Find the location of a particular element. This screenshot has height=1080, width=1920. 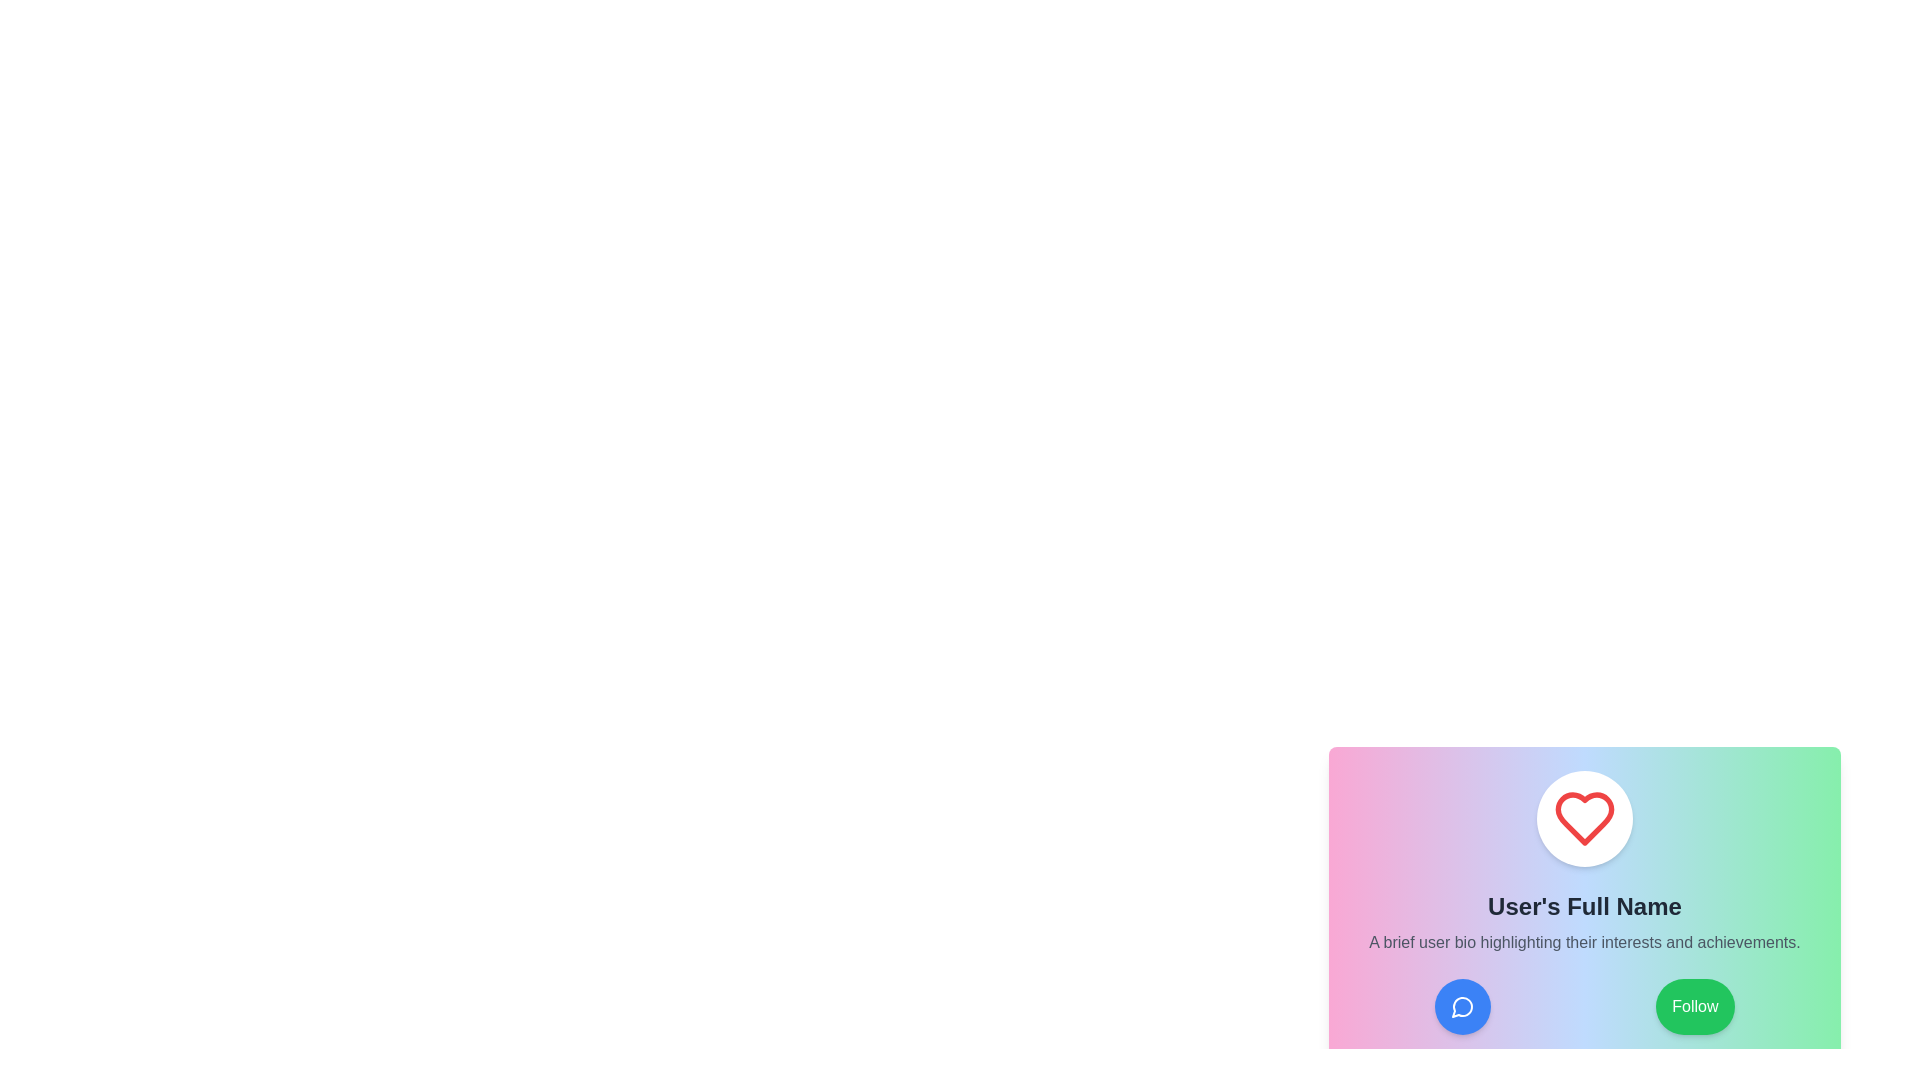

the interactive button intended for initiating a conversation, located centrally below the user information section and slightly to the left of the 'Follow' button is located at coordinates (1463, 1006).